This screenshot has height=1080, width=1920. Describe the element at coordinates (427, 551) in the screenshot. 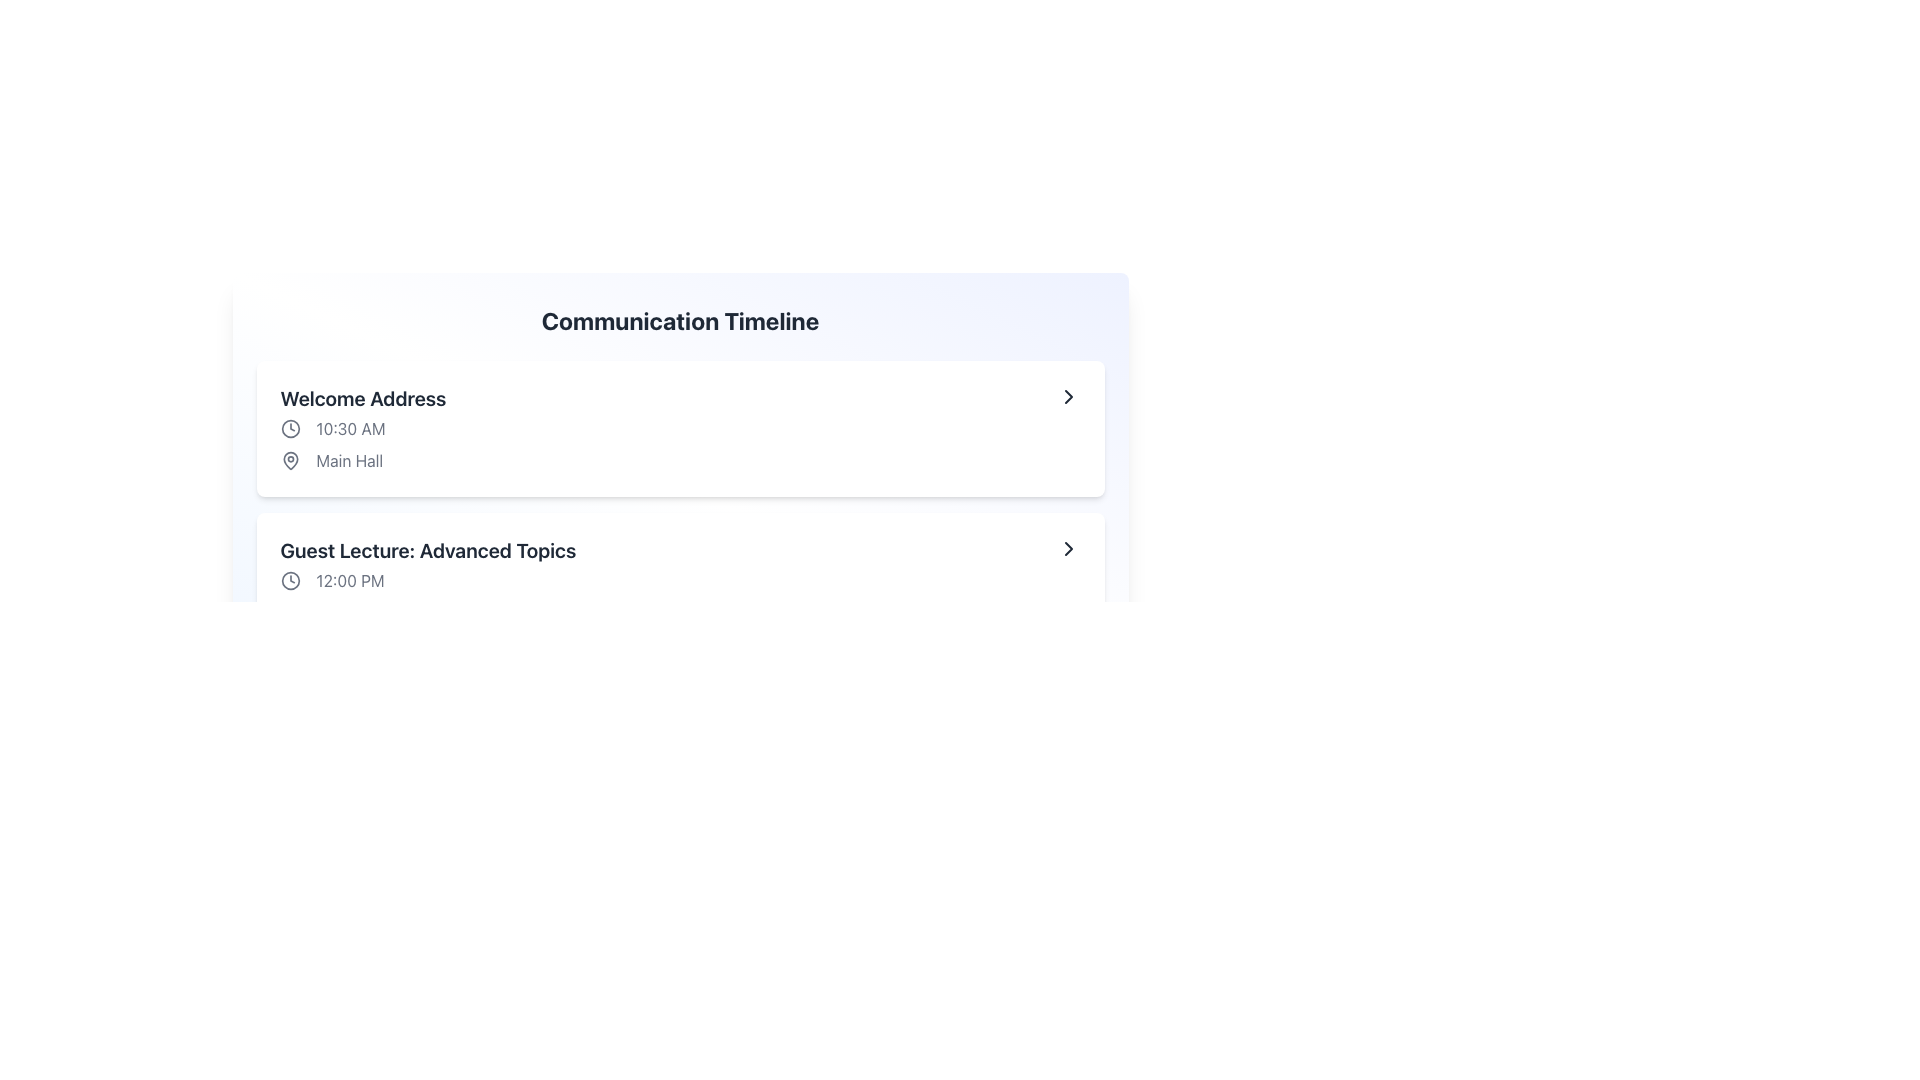

I see `the text label stating 'Guest Lecture: Advanced Topics' which is styled in bold and dark gray, located under the header 'Welcome Address'` at that location.